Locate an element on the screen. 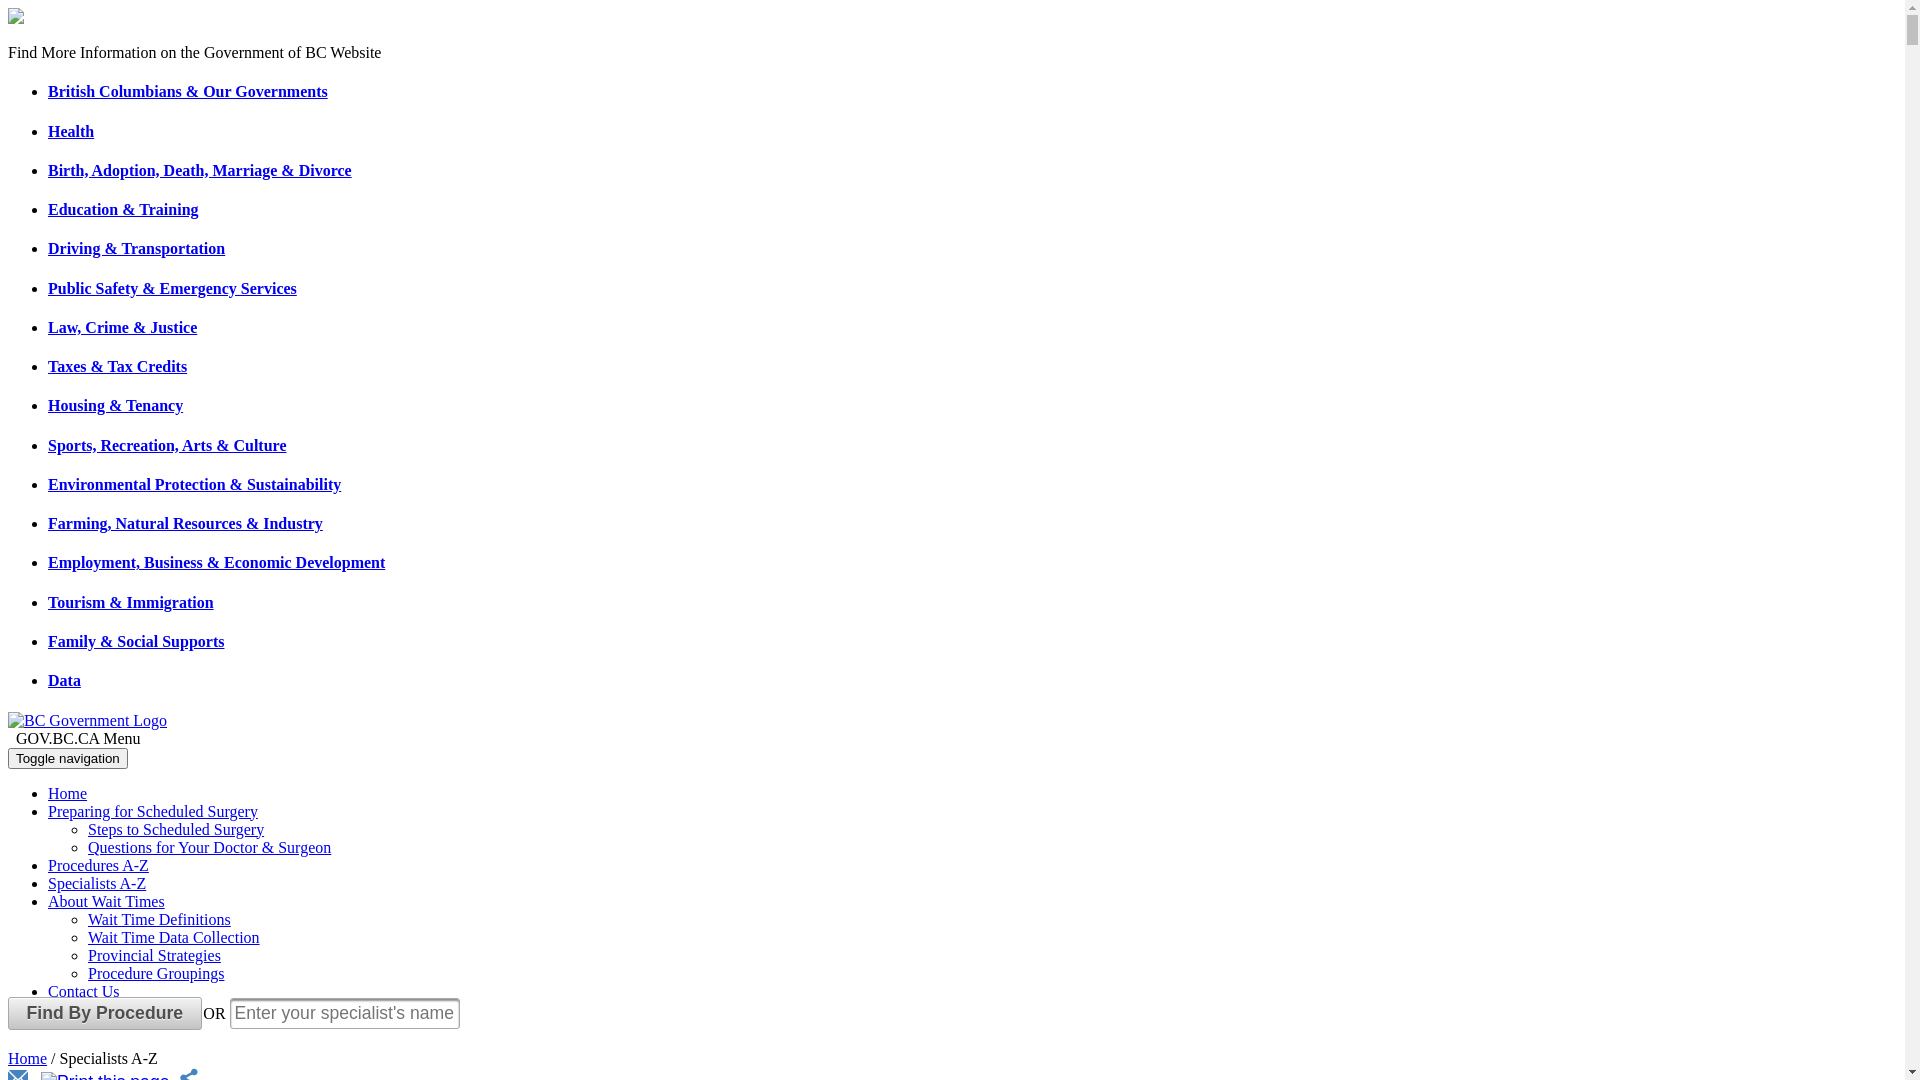 Image resolution: width=1920 pixels, height=1080 pixels. 'Birth, Adoption, Death, Marriage & Divorce' is located at coordinates (200, 169).